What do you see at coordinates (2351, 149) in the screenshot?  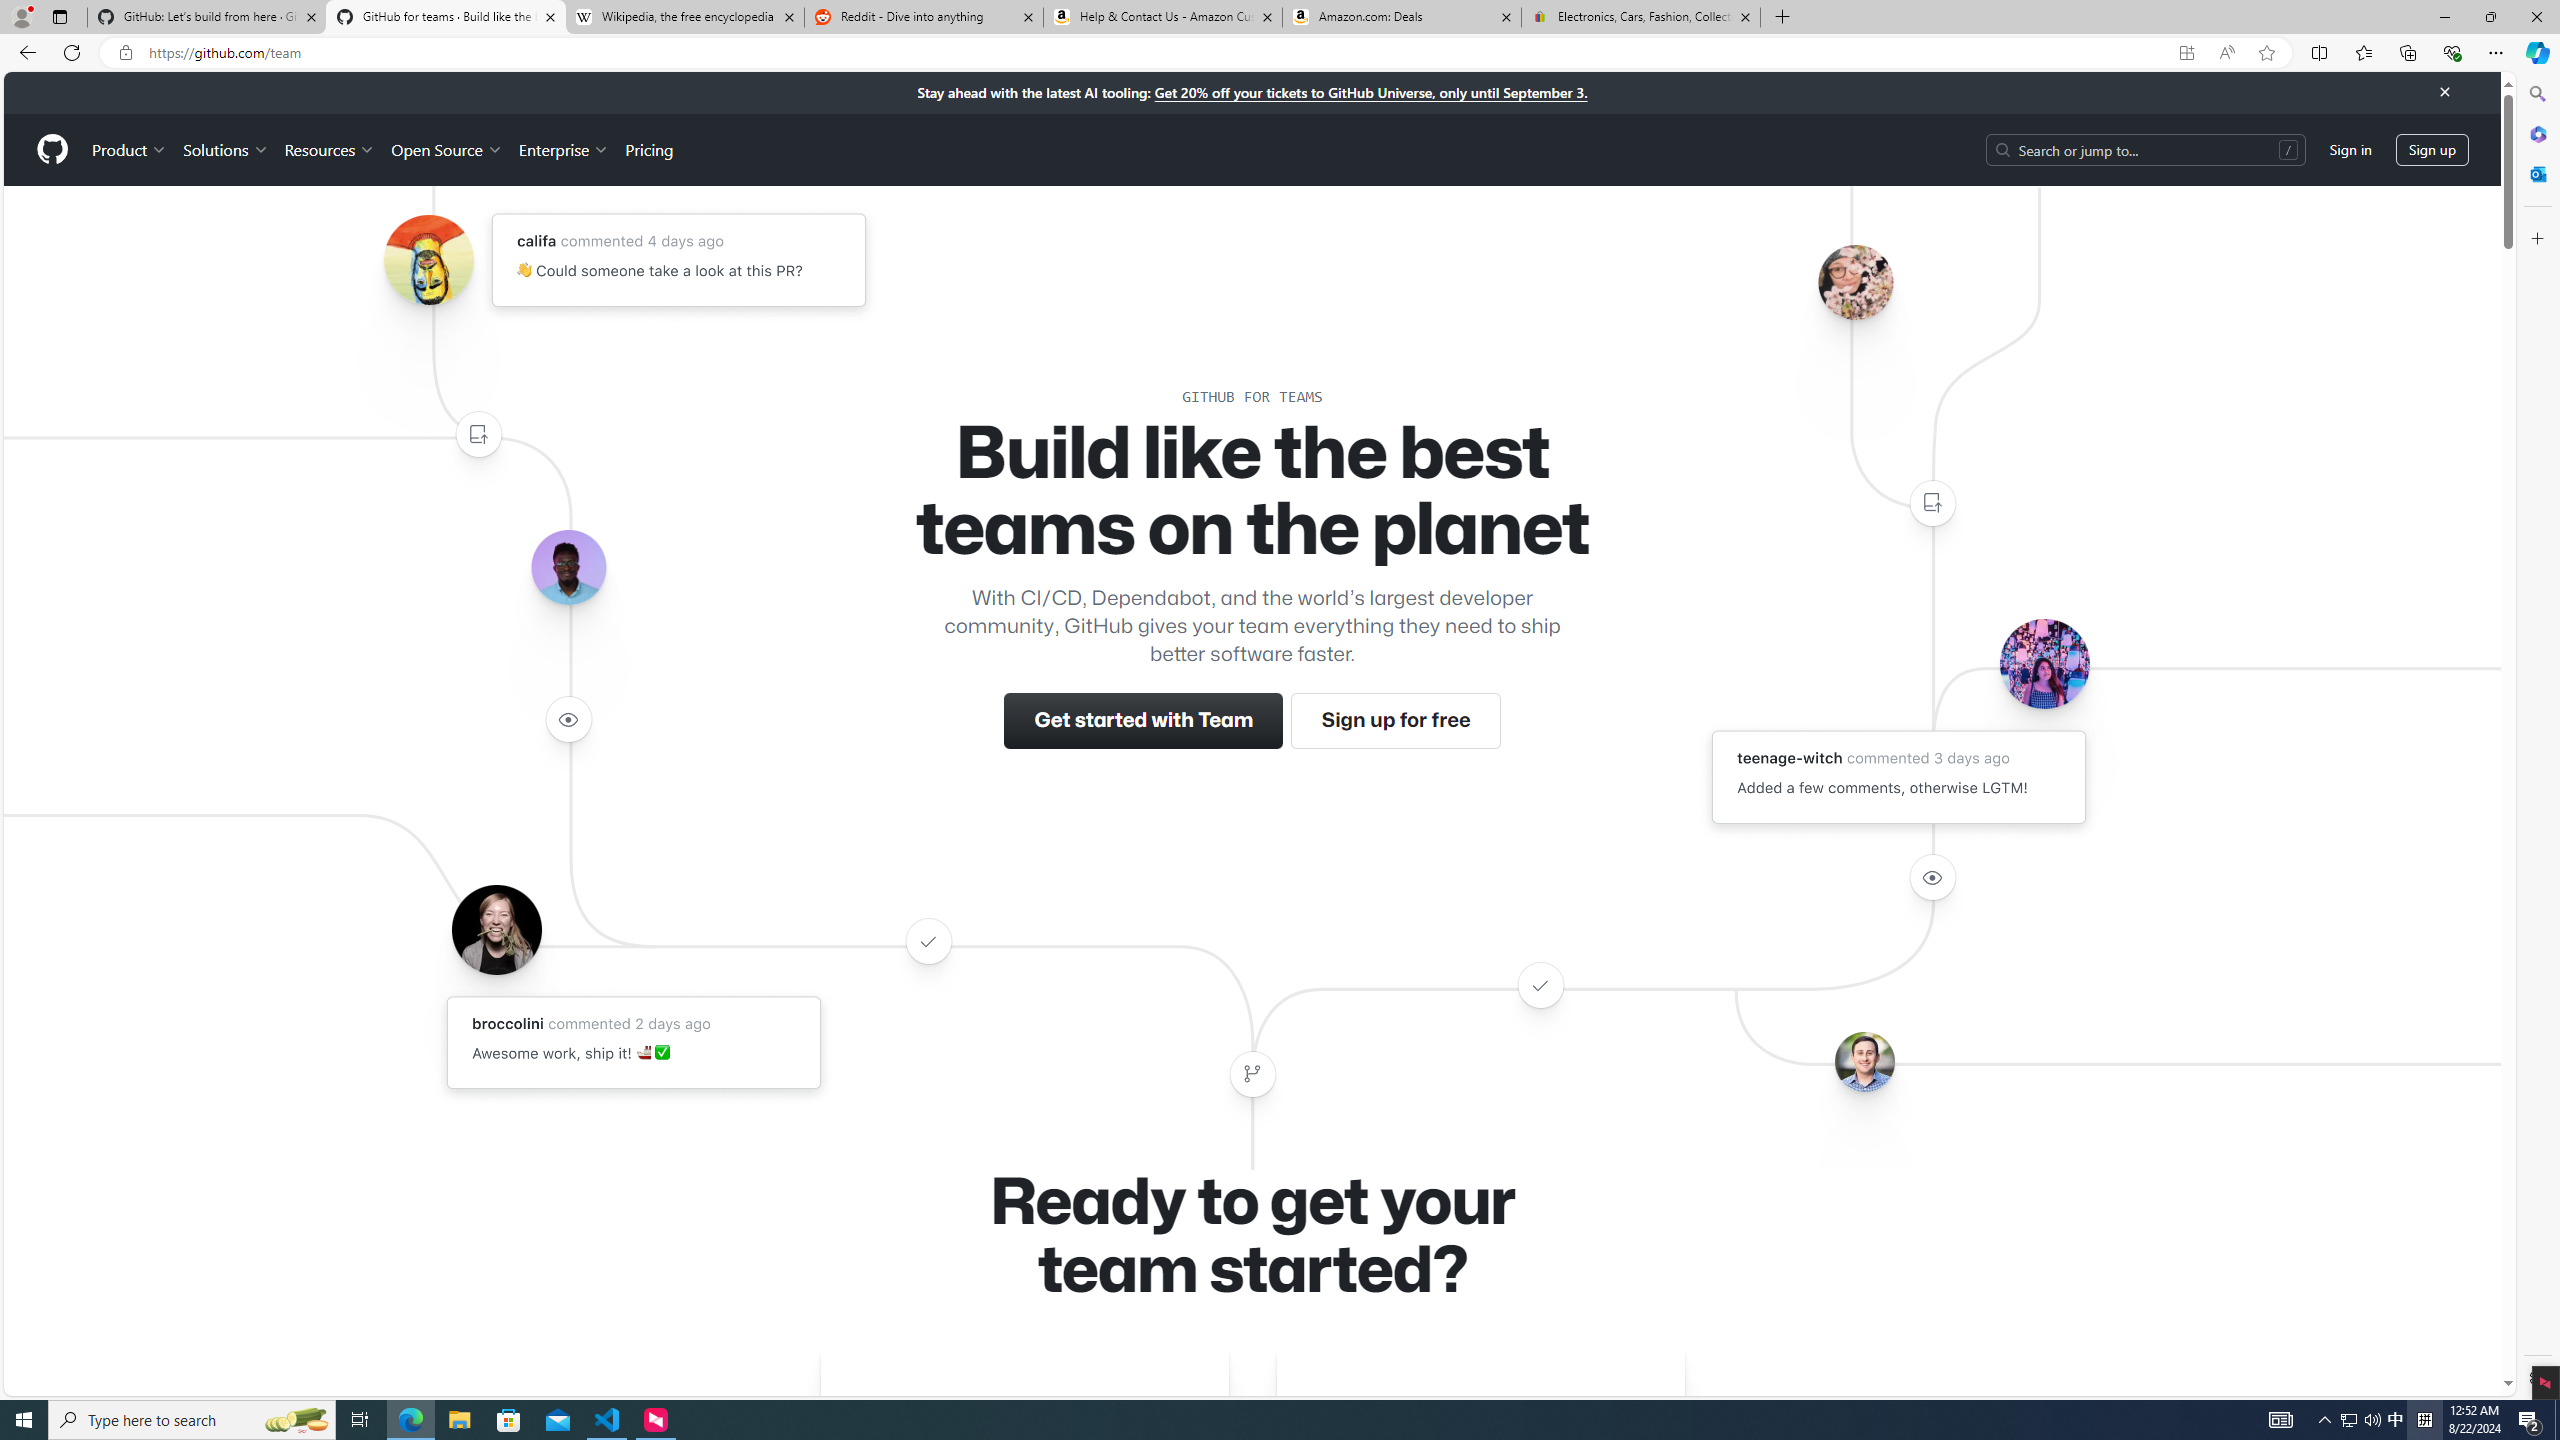 I see `'Sign in'` at bounding box center [2351, 149].